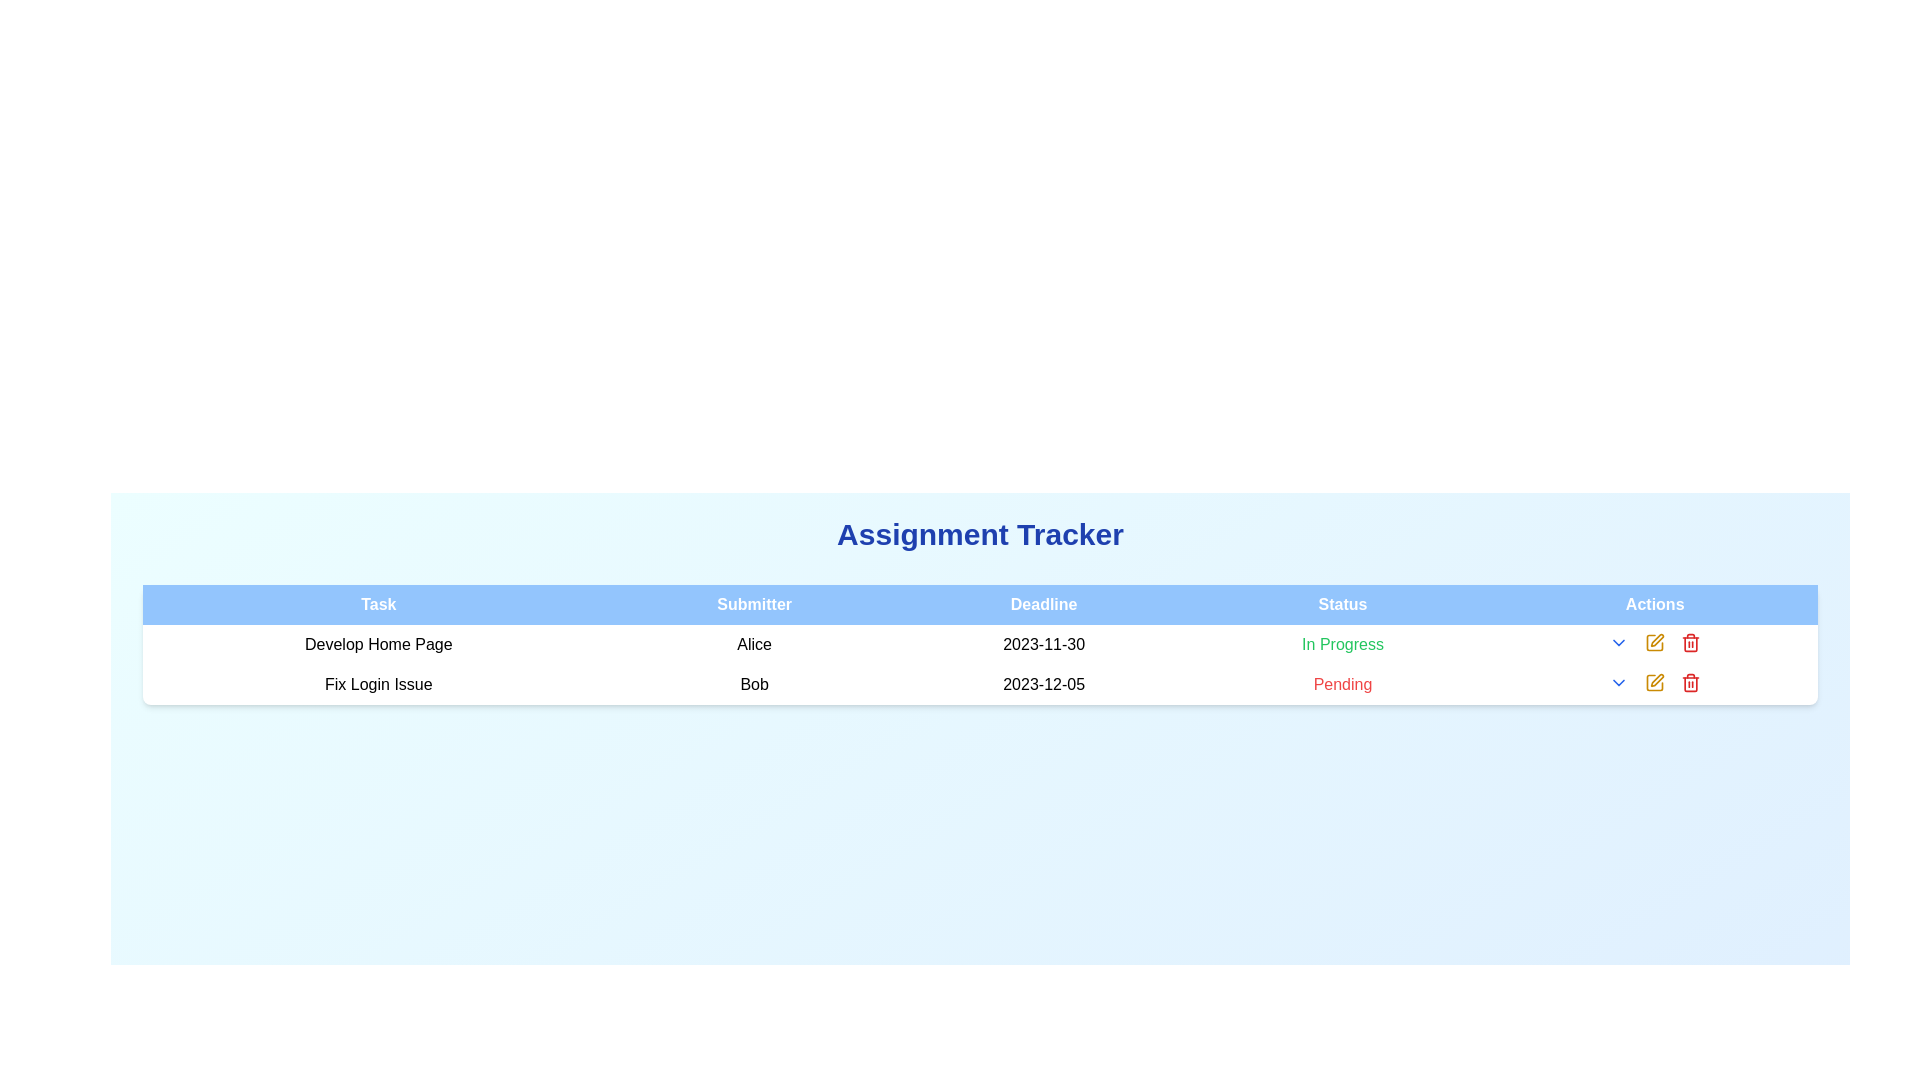 The width and height of the screenshot is (1920, 1080). I want to click on the trash can icon in the Actions column of the second row, so click(1690, 644).